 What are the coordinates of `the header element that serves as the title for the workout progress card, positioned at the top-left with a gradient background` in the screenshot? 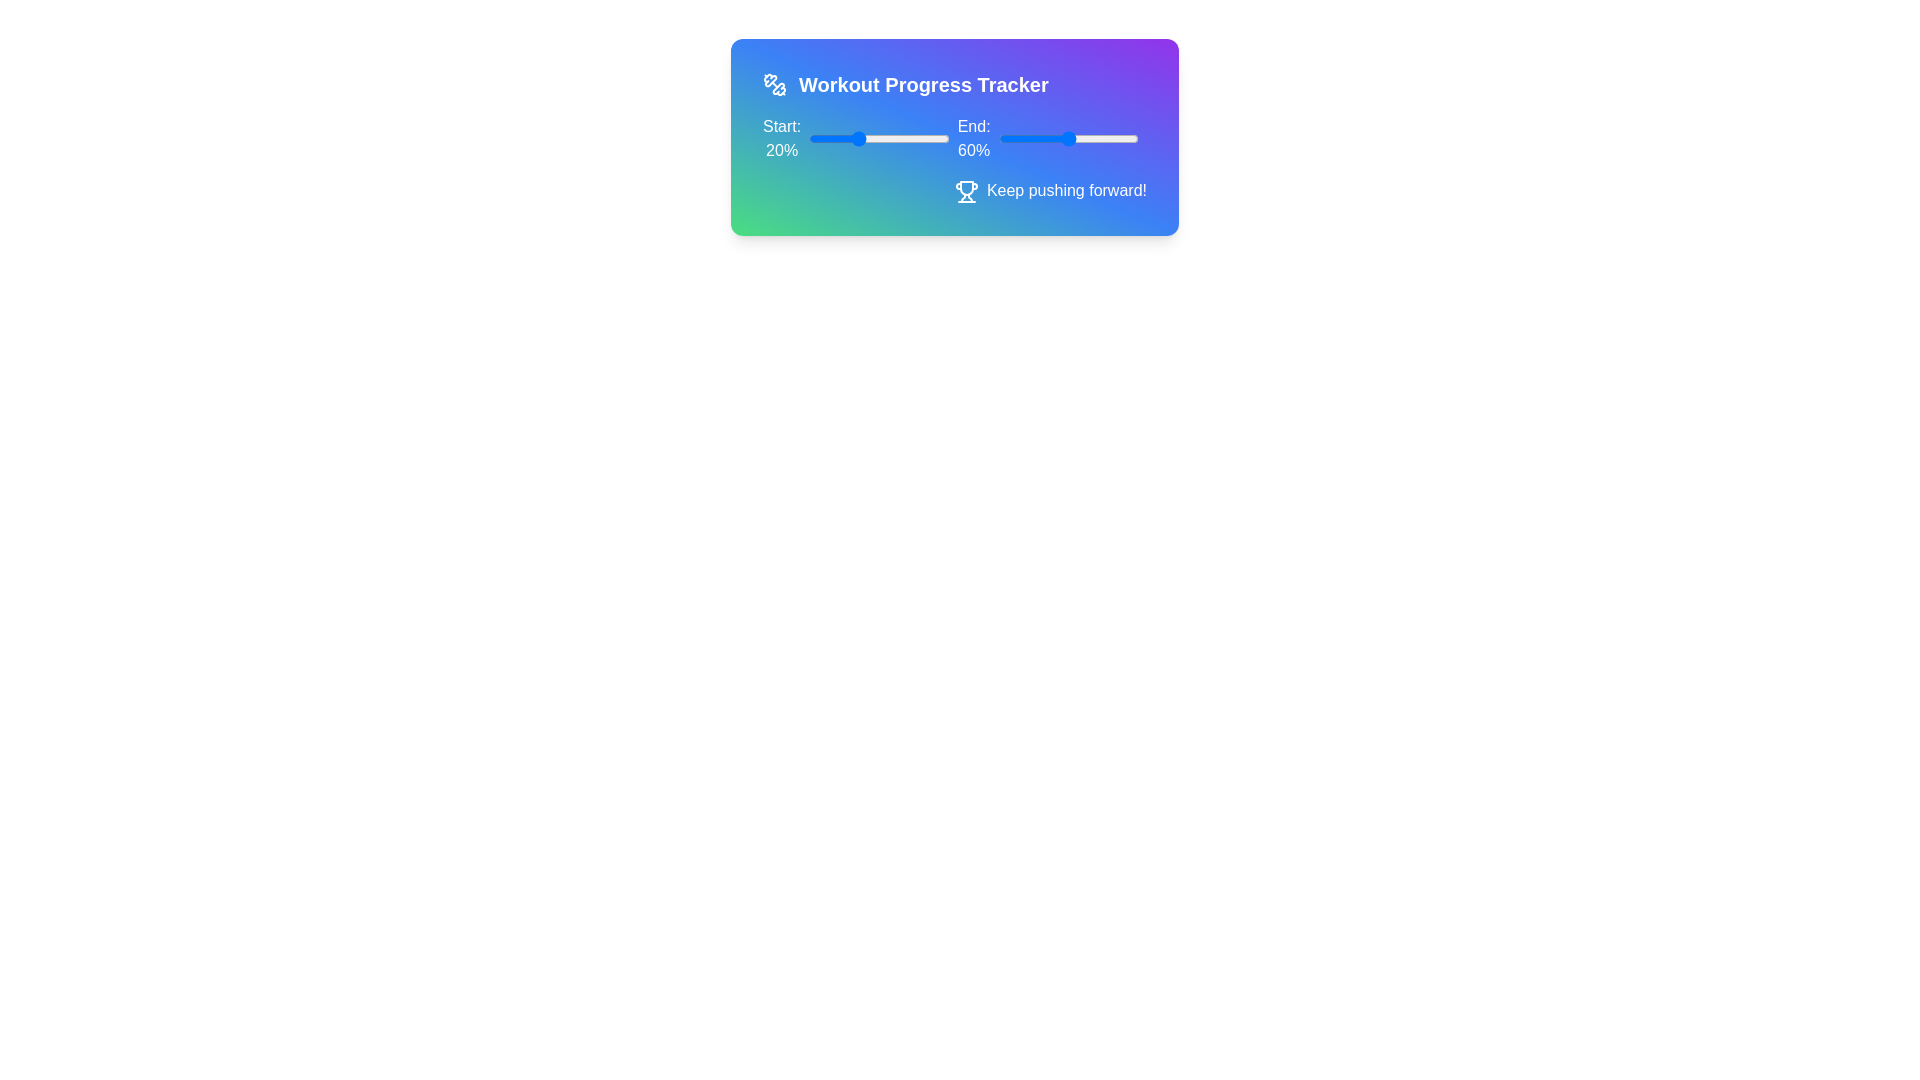 It's located at (954, 83).